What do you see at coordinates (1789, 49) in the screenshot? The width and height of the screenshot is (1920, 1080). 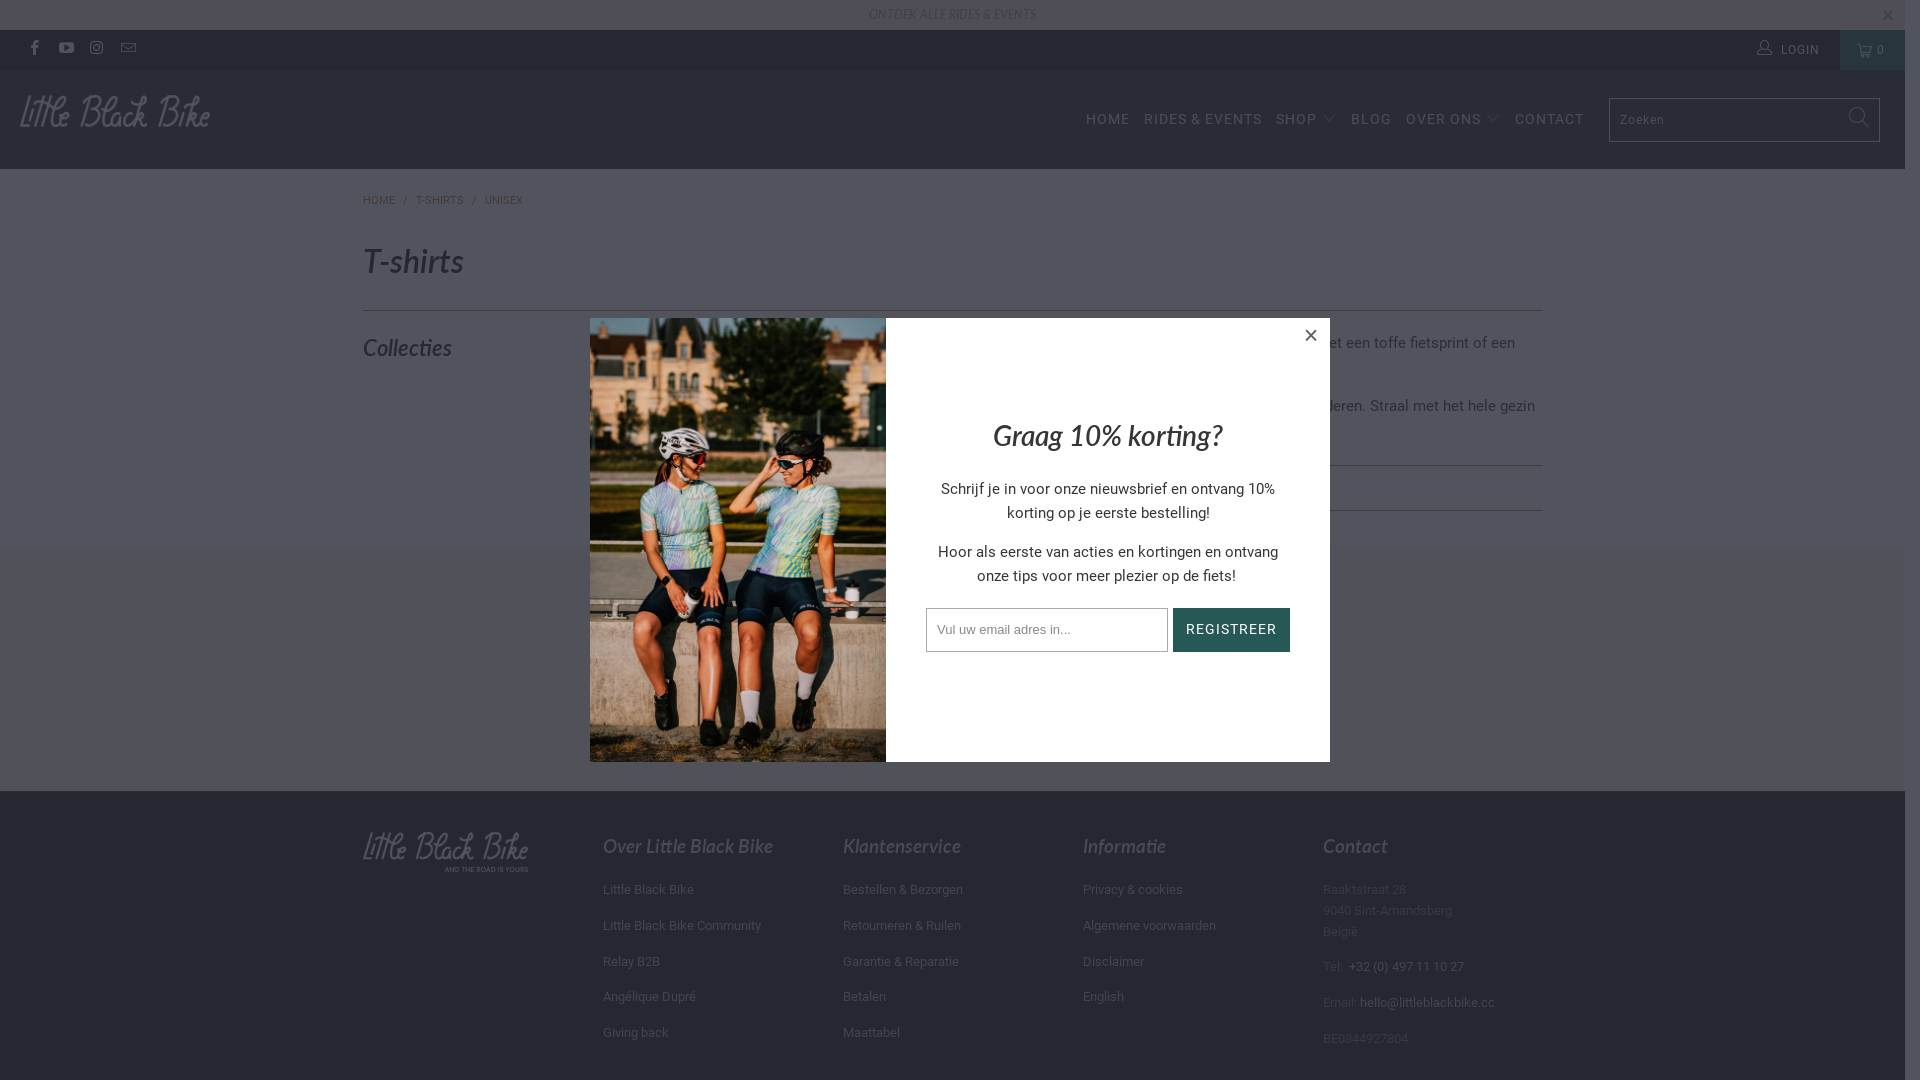 I see `'LOGIN'` at bounding box center [1789, 49].